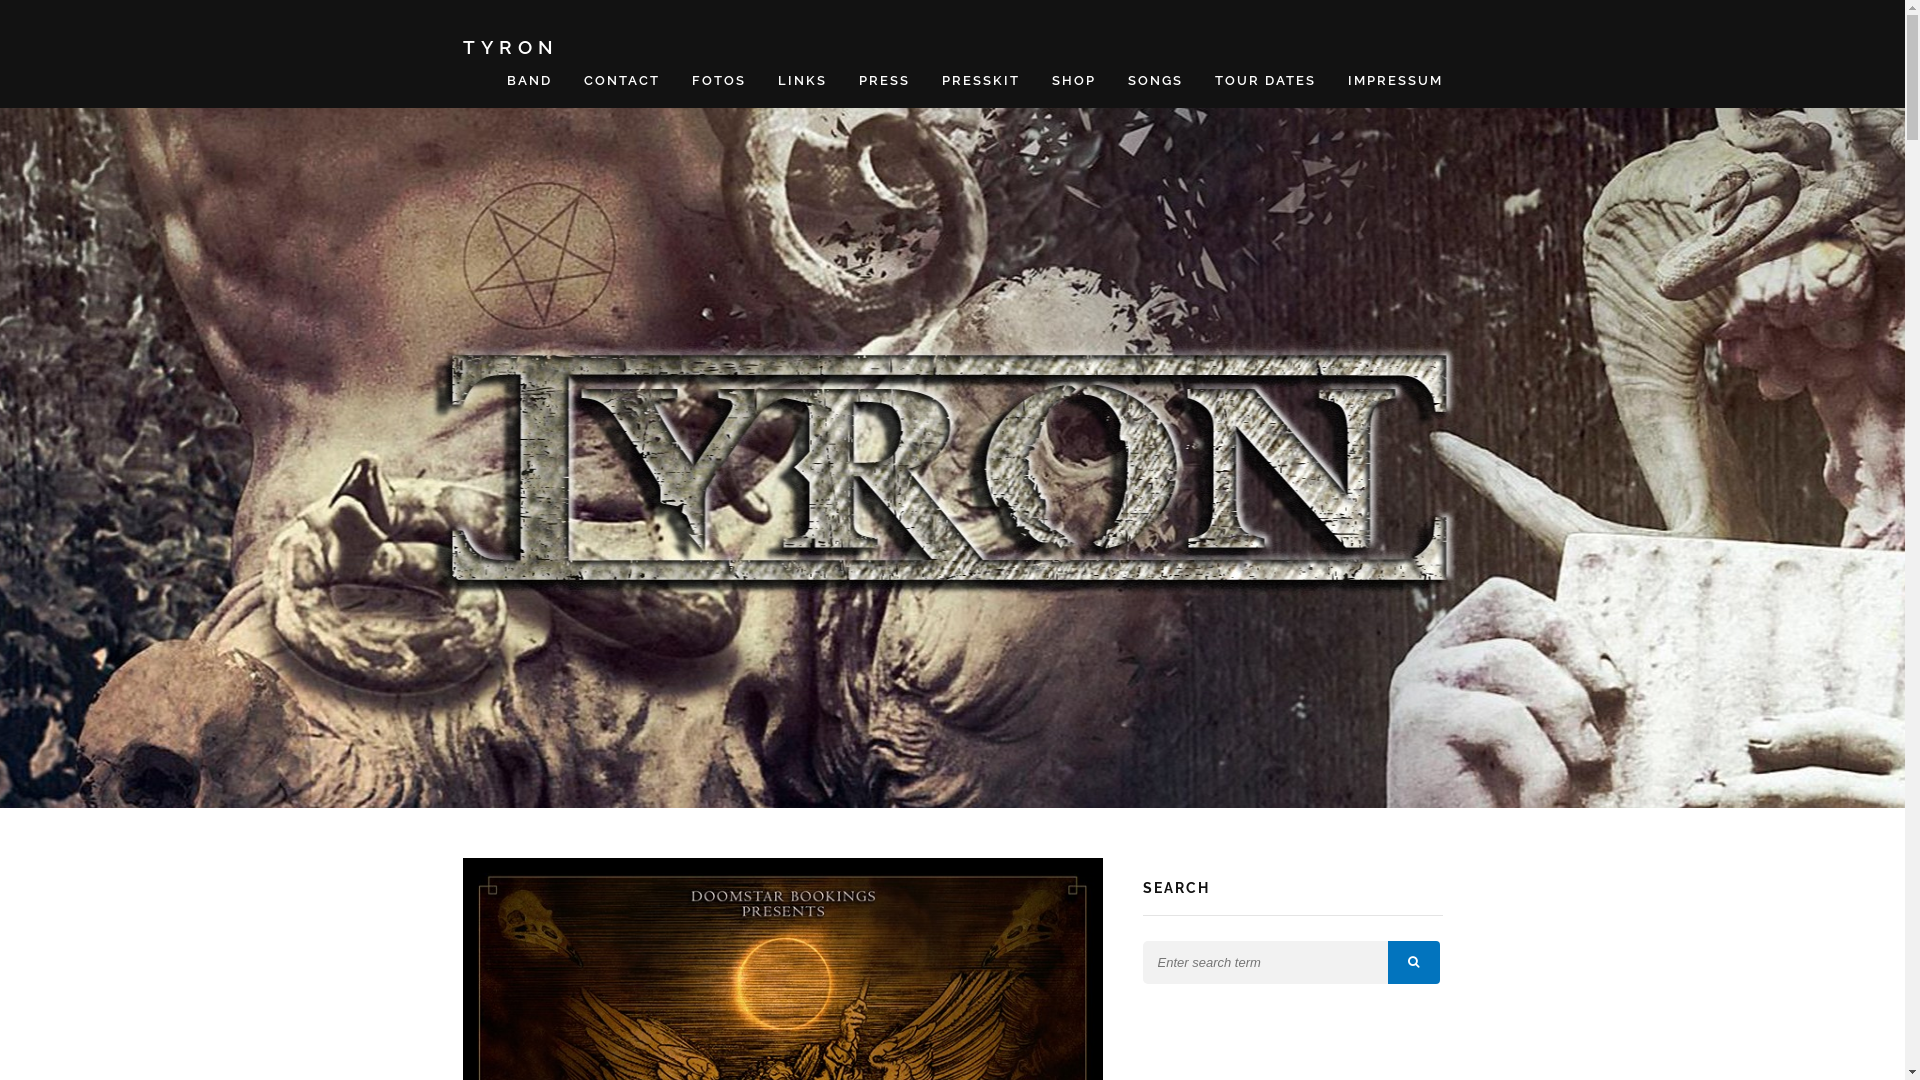 This screenshot has height=1080, width=1920. I want to click on 'SHOP', so click(1073, 80).